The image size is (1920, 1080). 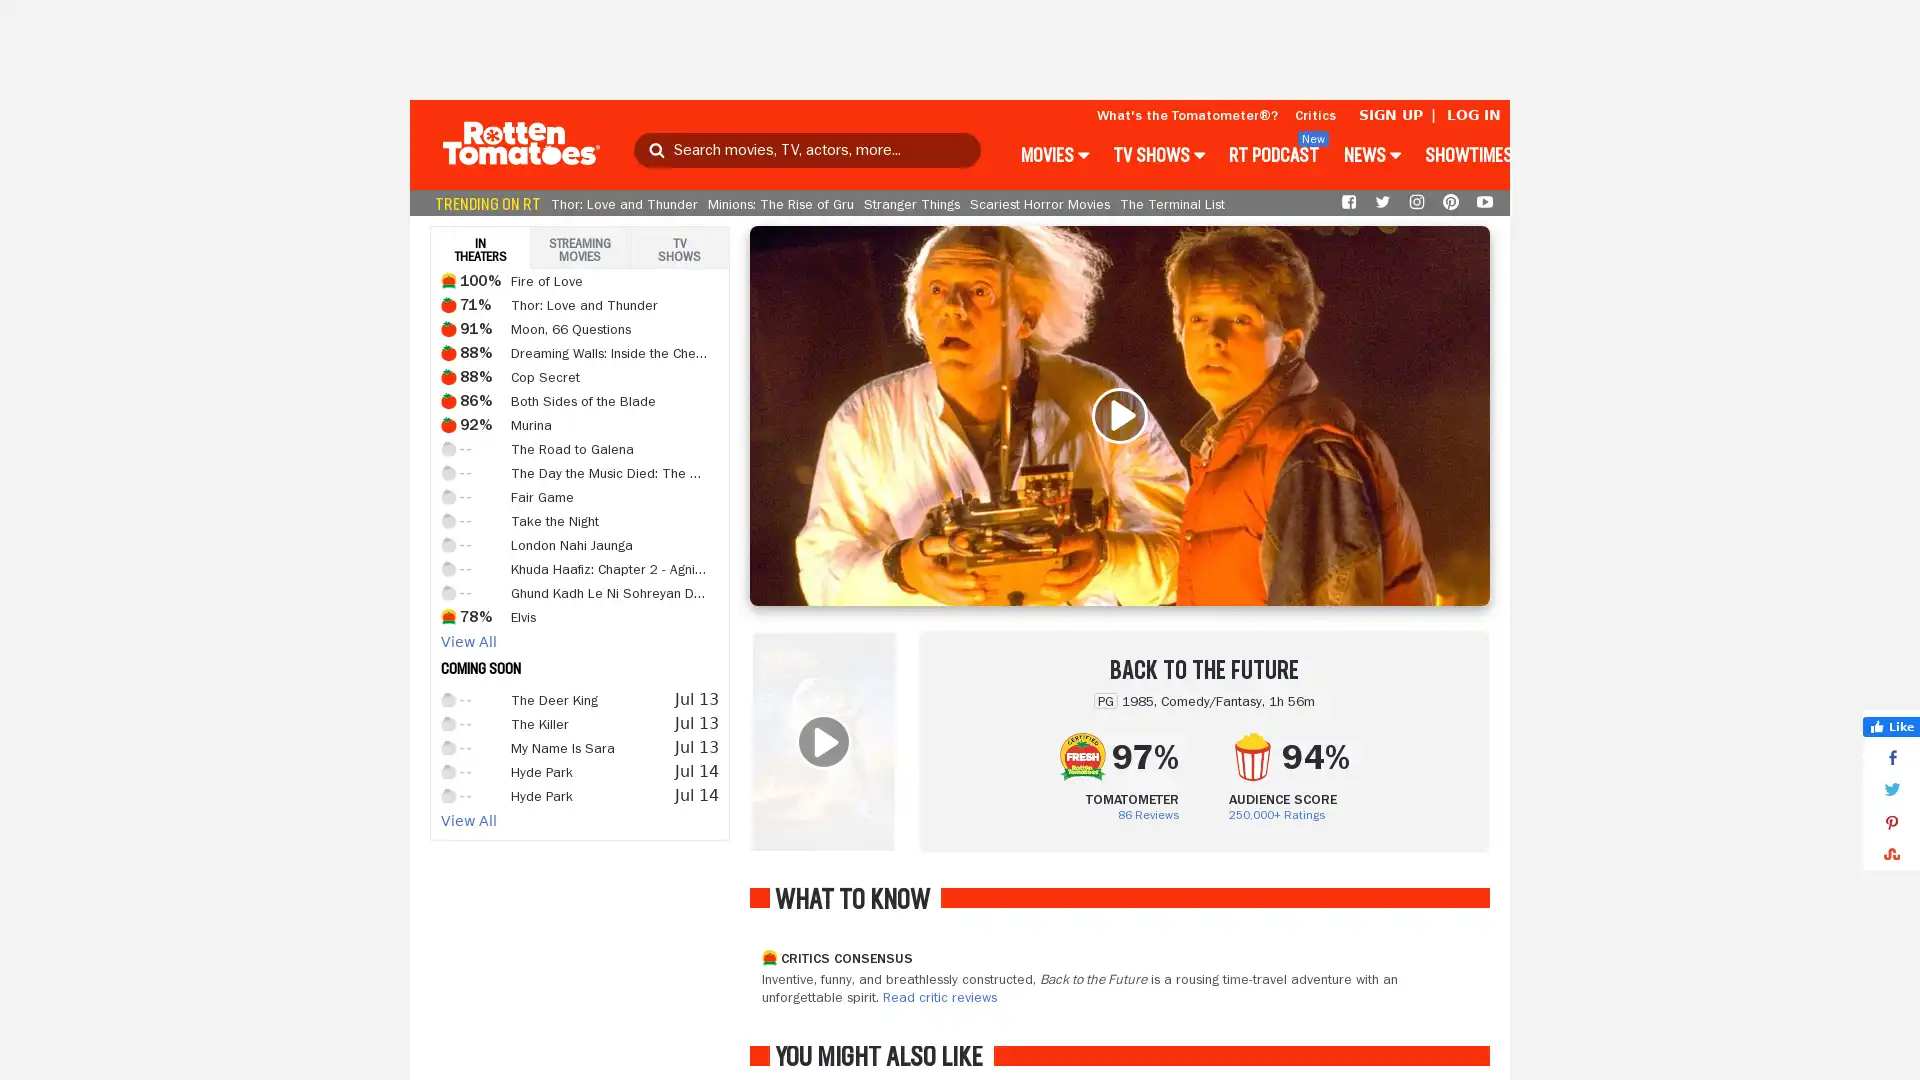 I want to click on IN THEATERS, so click(x=480, y=246).